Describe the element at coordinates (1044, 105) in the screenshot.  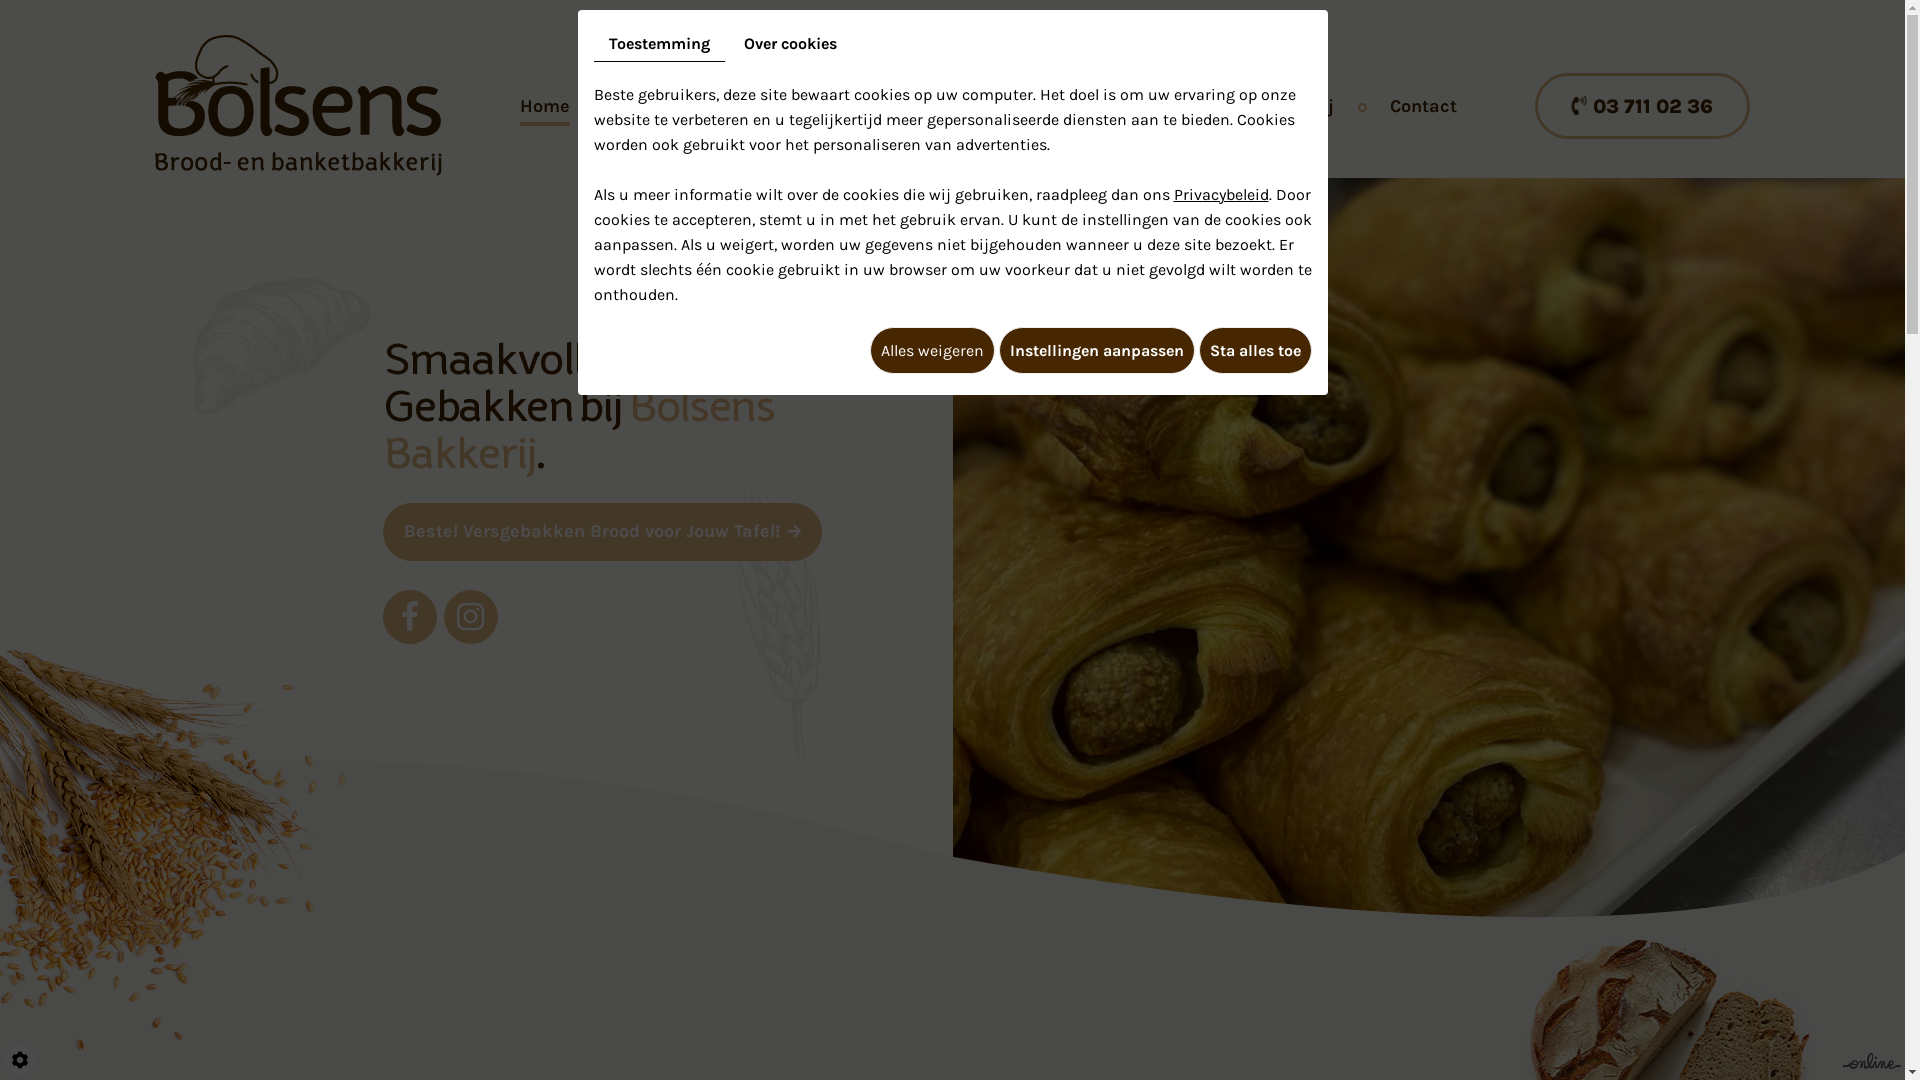
I see `'Bestel Online'` at that location.